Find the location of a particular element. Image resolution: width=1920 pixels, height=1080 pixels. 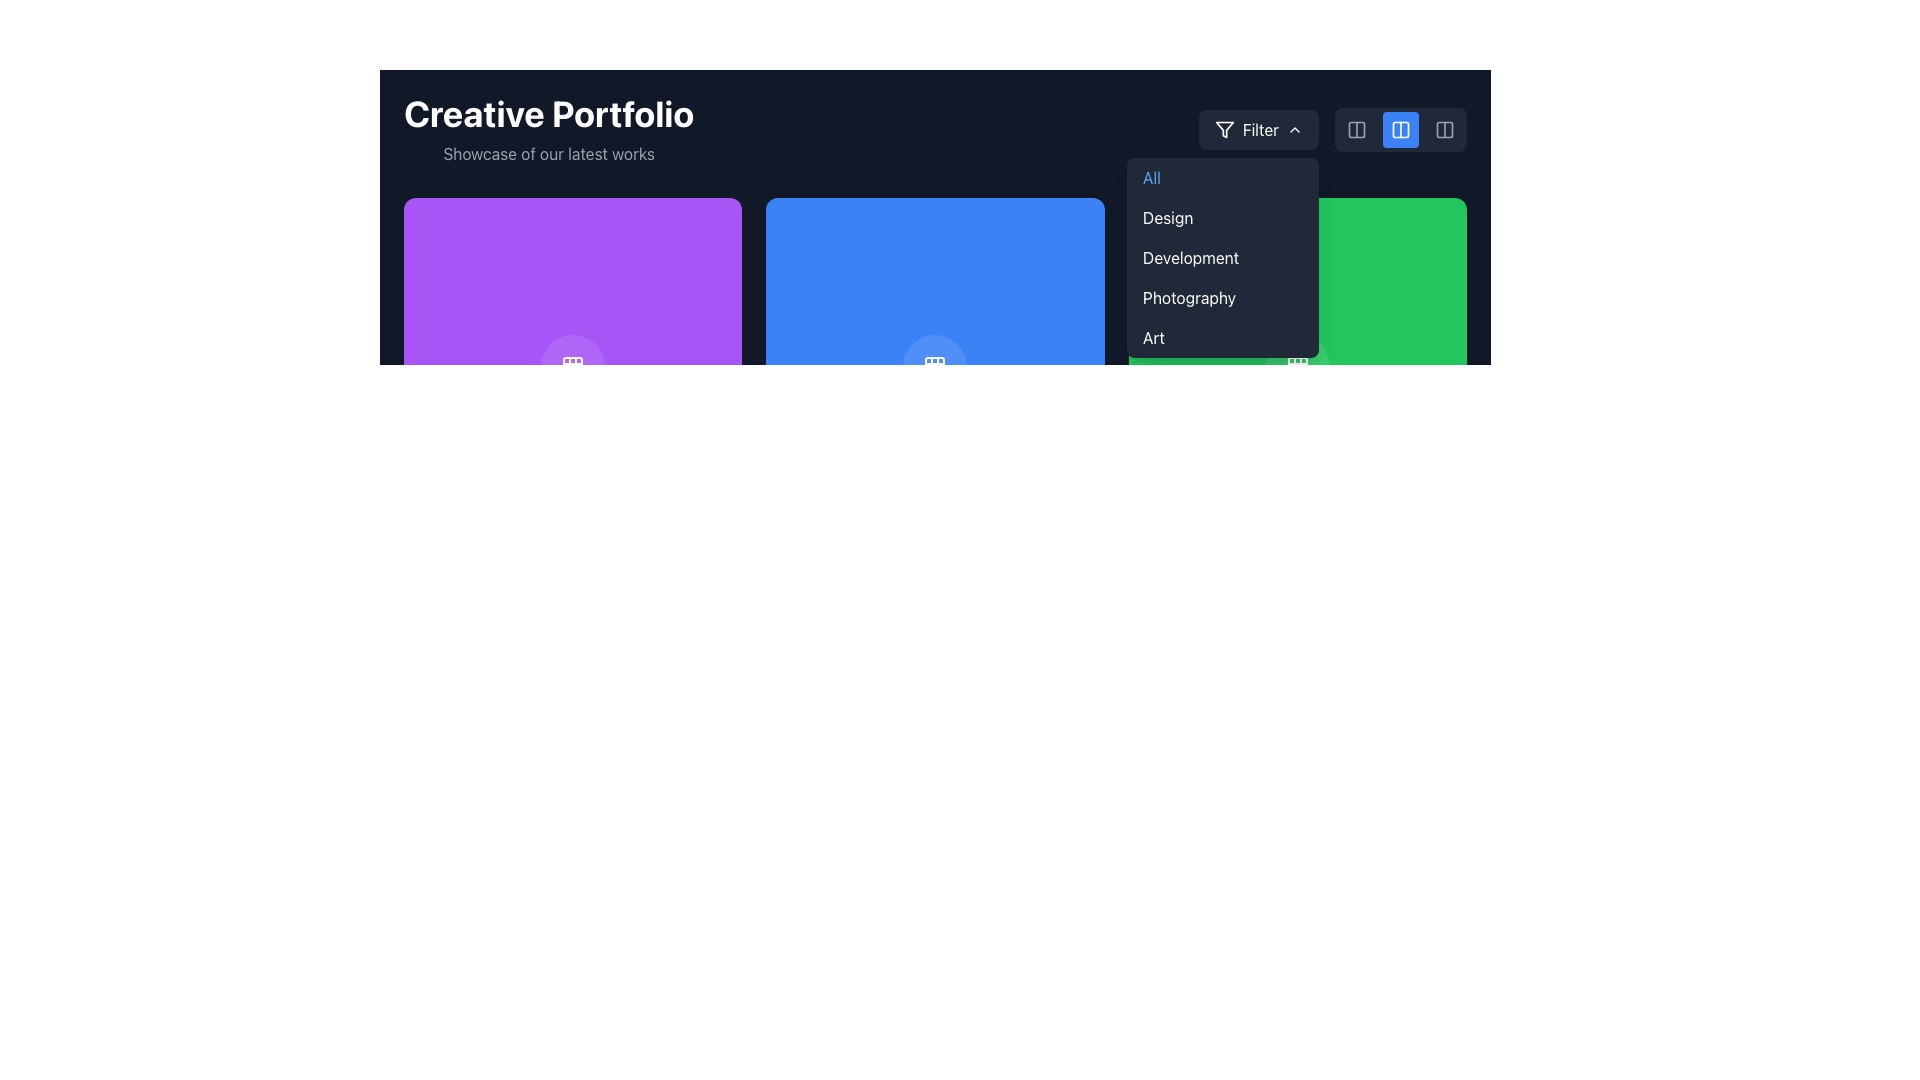

the SVG icon shaped like a two-column layout with a blue background and white color, located in the top-right corner of the interface, specifically the middle button in the group of layout-related buttons is located at coordinates (1400, 130).